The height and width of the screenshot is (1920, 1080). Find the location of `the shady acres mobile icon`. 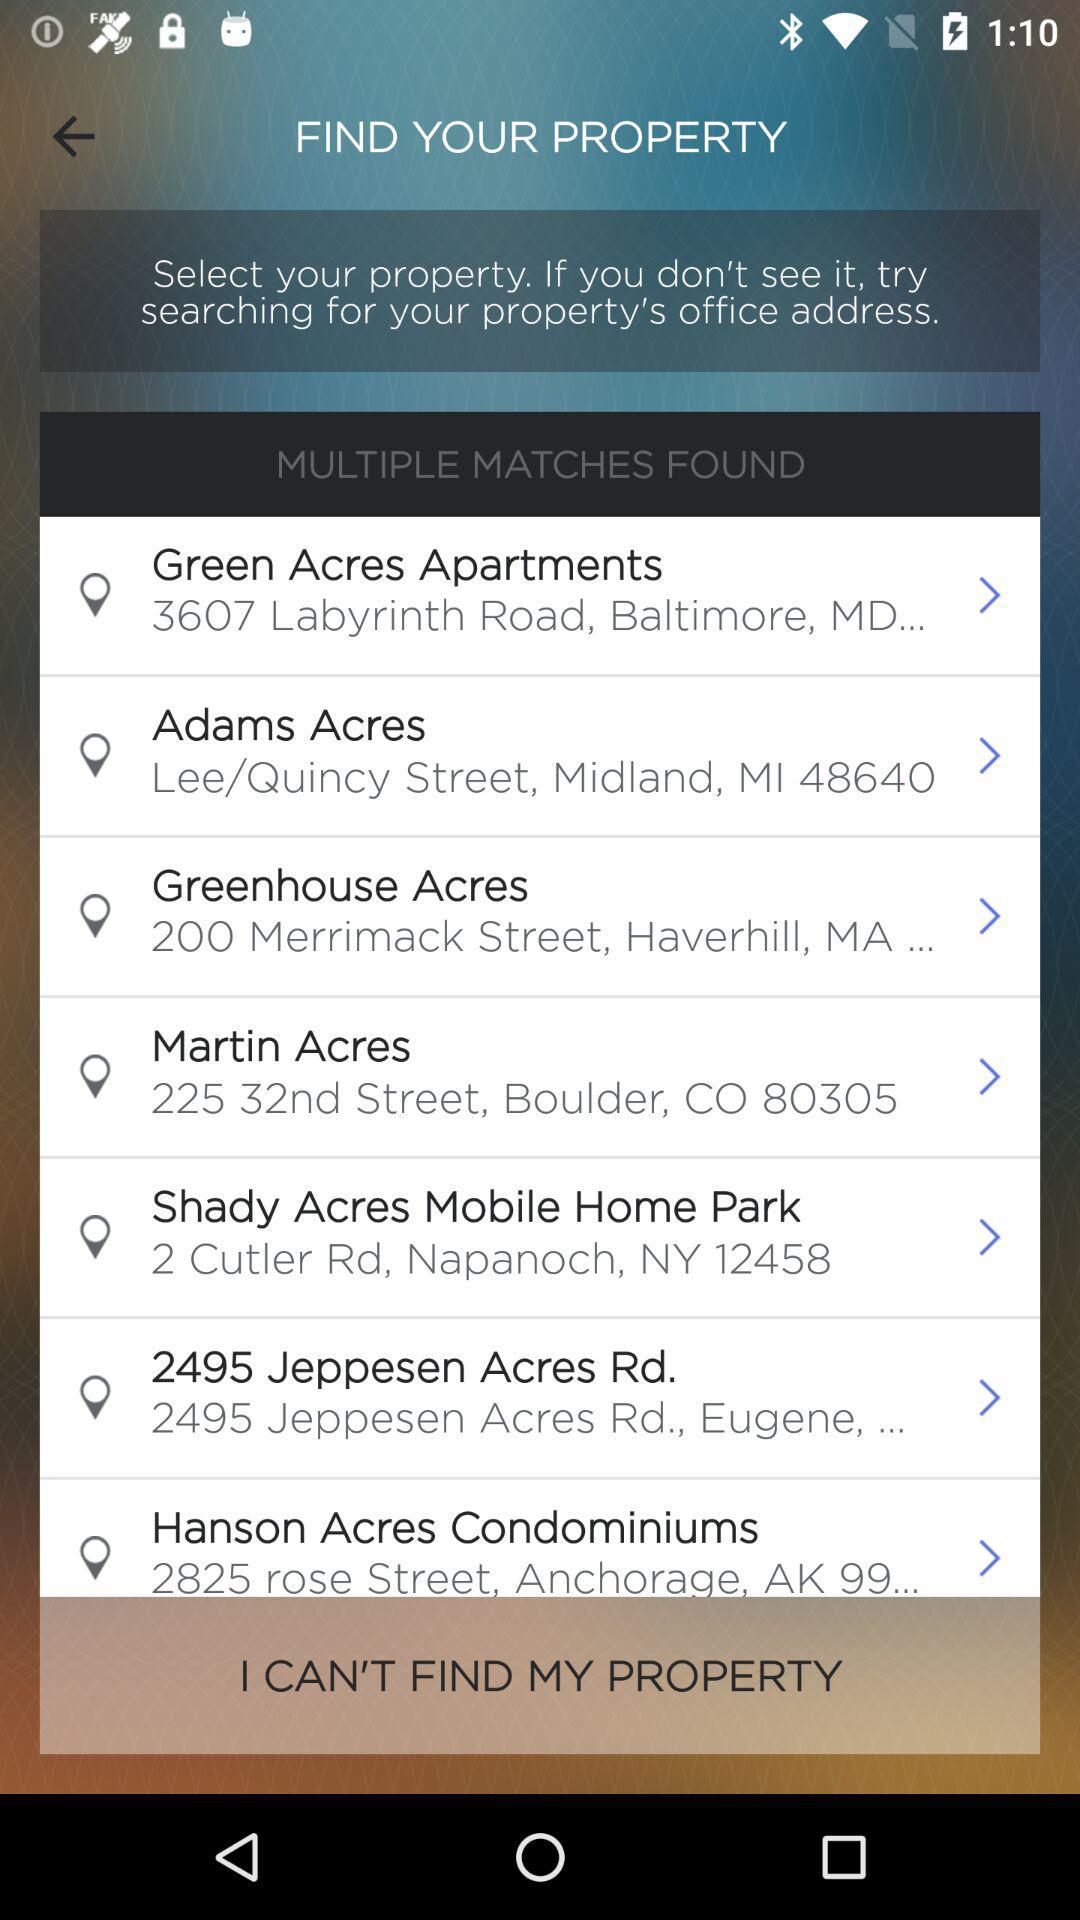

the shady acres mobile icon is located at coordinates (475, 1204).